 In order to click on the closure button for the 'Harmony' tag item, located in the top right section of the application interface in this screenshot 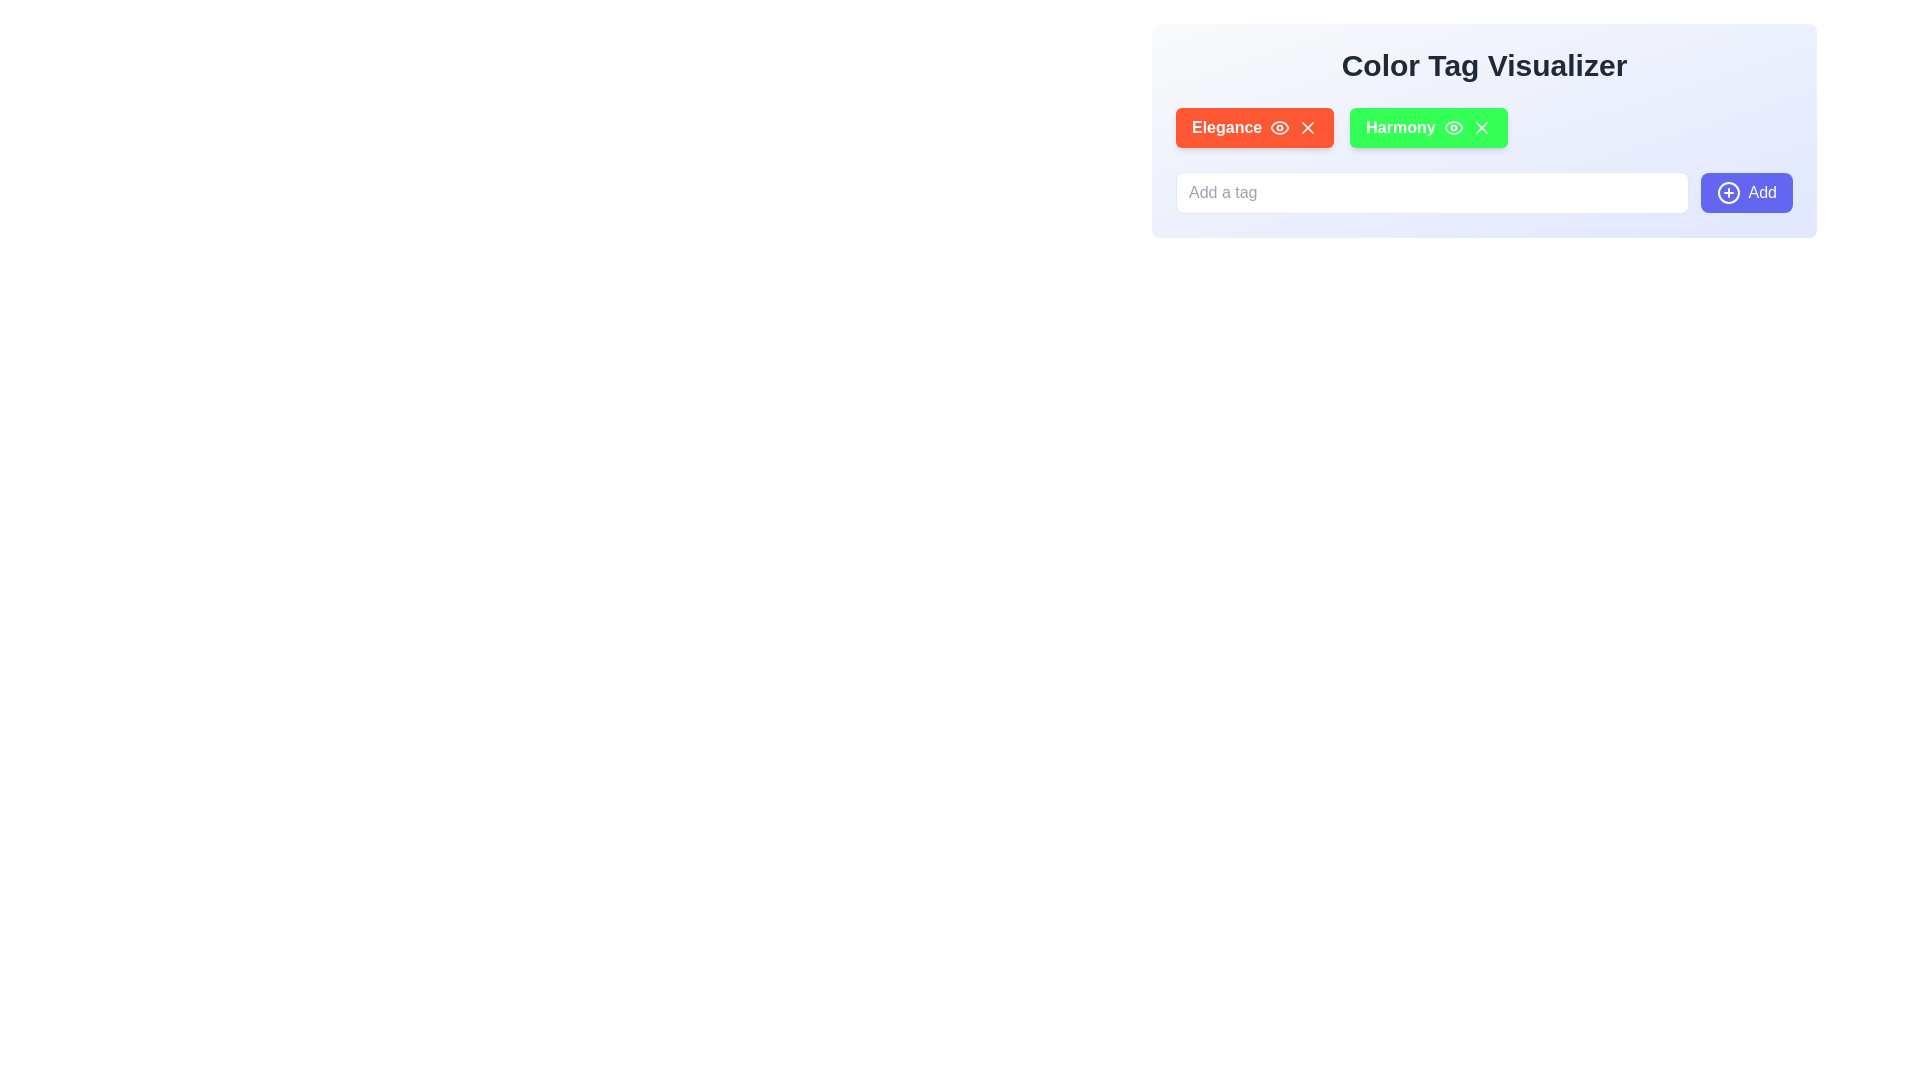, I will do `click(1481, 127)`.